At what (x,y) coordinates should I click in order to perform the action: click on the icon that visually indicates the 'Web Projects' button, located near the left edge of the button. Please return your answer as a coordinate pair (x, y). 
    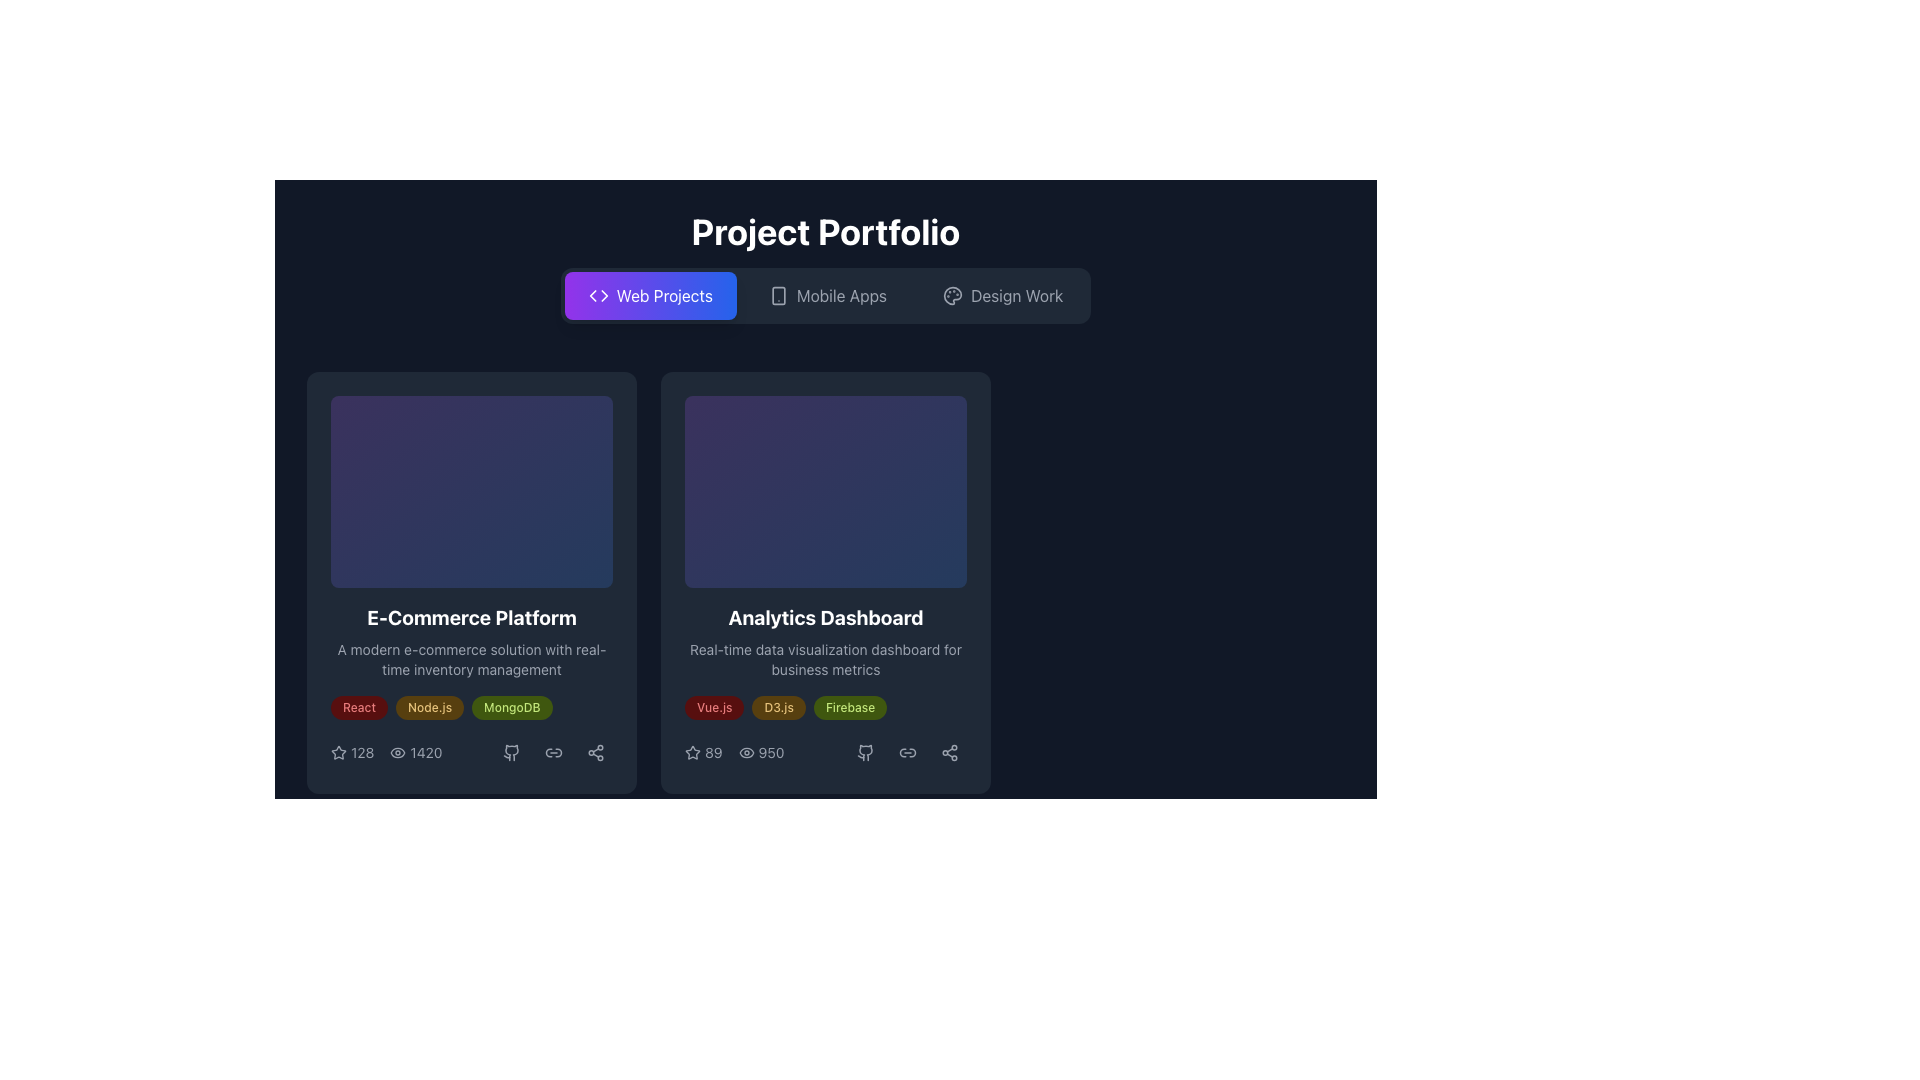
    Looking at the image, I should click on (597, 296).